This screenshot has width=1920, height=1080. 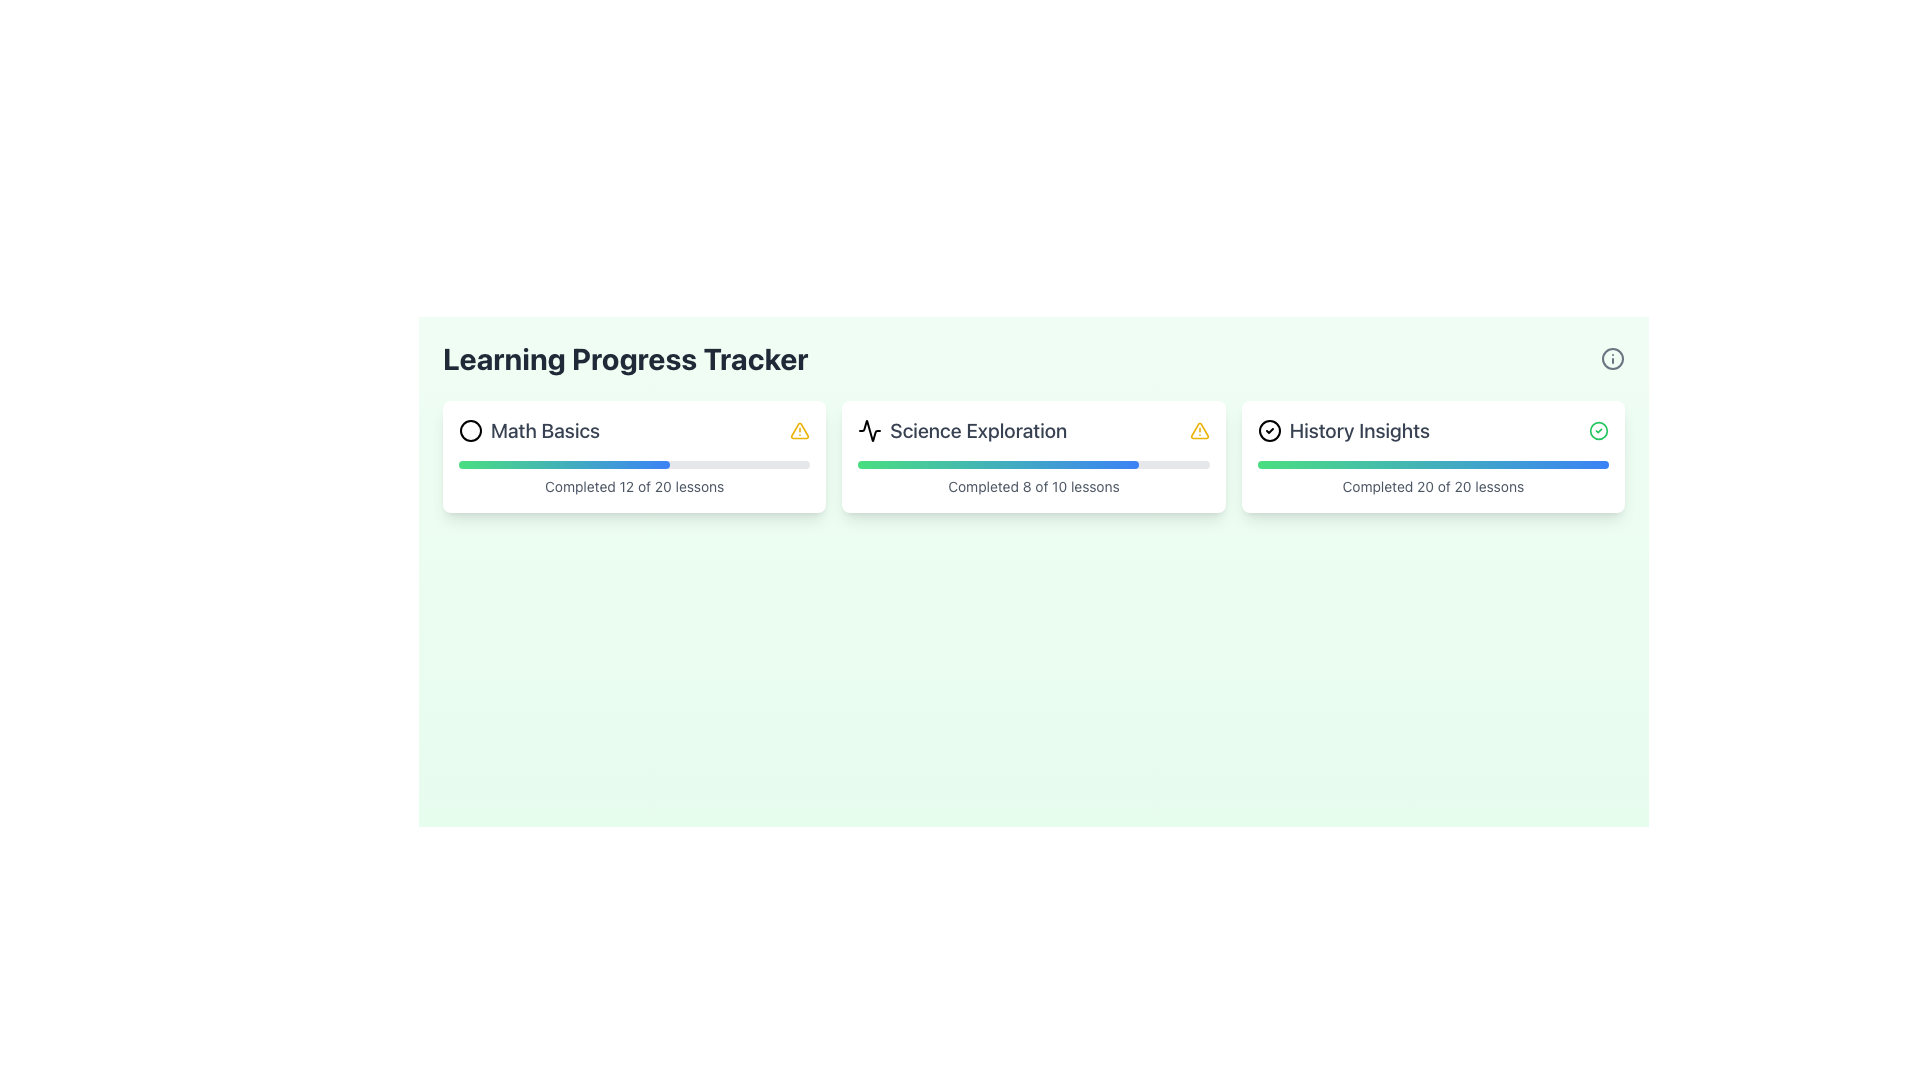 I want to click on the progress bar of the 'Math Basics' informational card, which is the leftmost card in a row of three cards, so click(x=633, y=456).